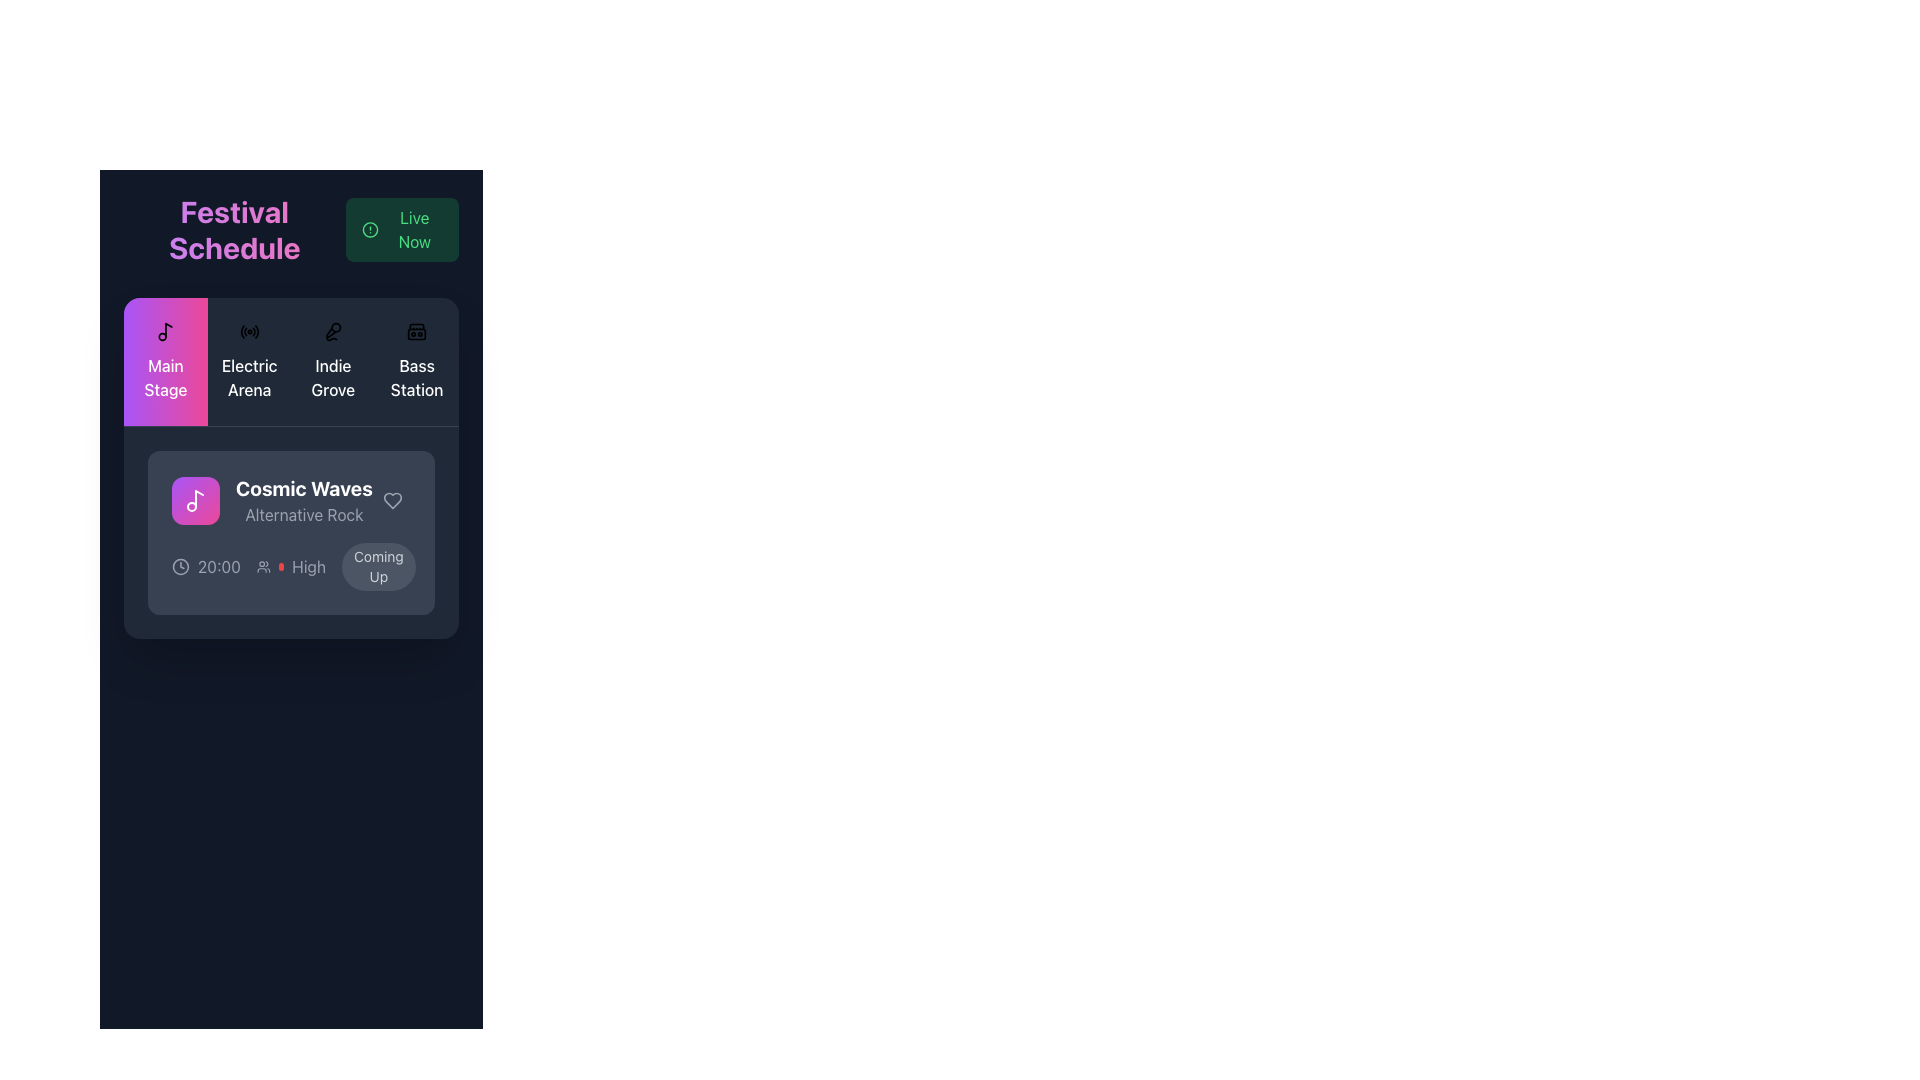 The height and width of the screenshot is (1080, 1920). What do you see at coordinates (393, 500) in the screenshot?
I see `the heart icon located below 'Cosmic Waves'` at bounding box center [393, 500].